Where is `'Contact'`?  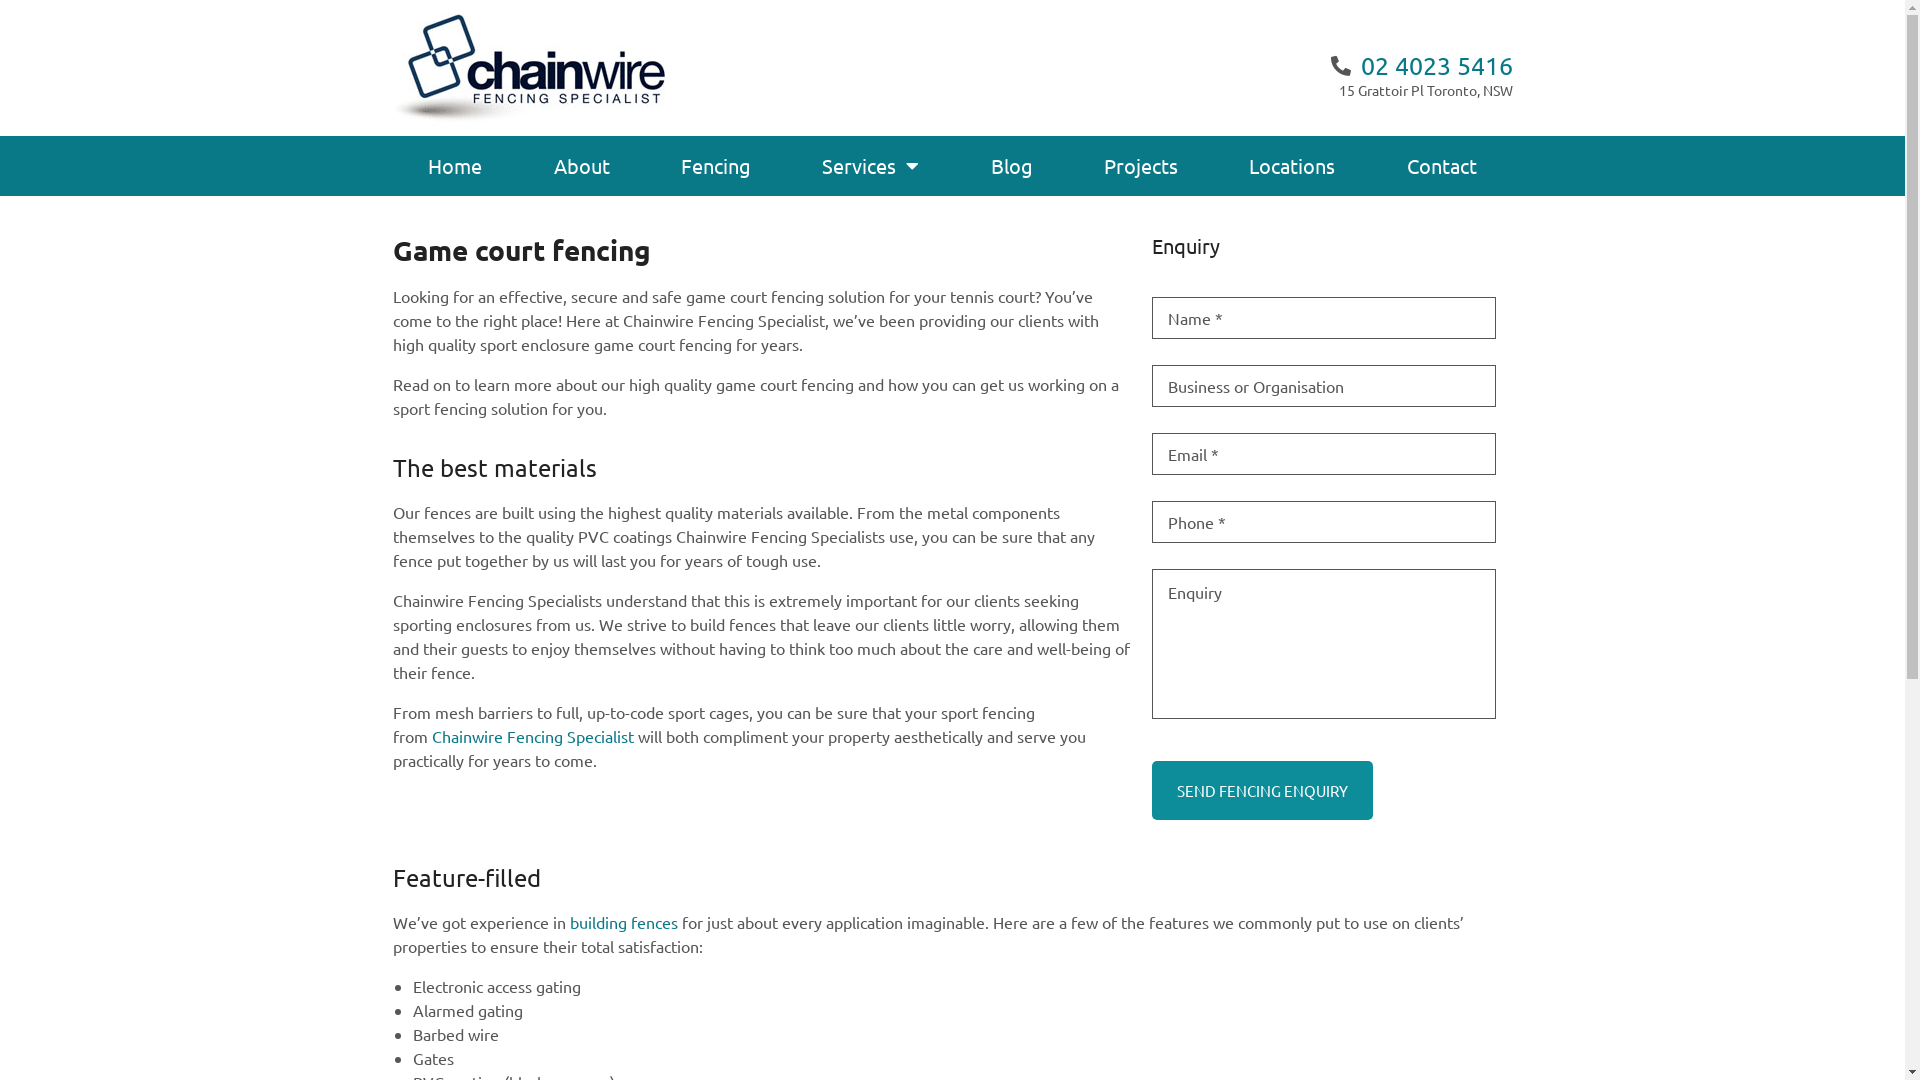
'Contact' is located at coordinates (1441, 164).